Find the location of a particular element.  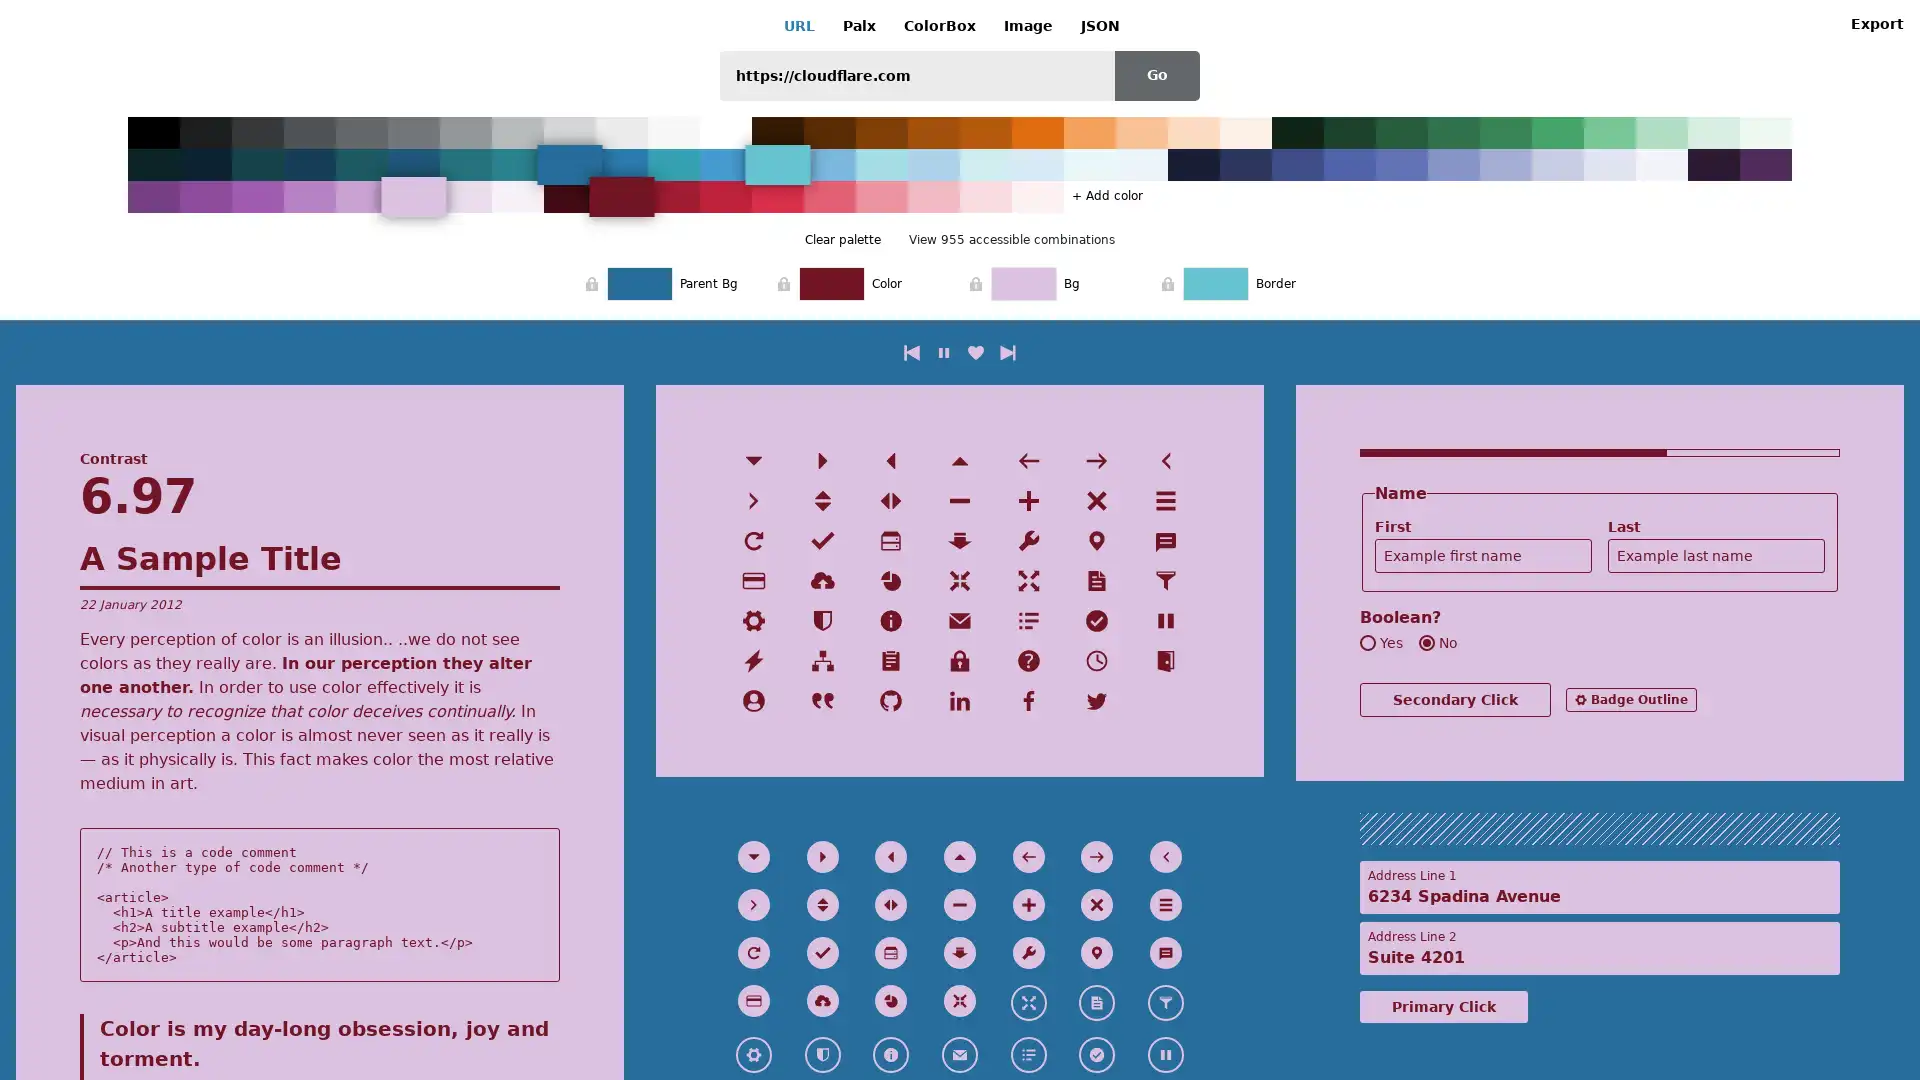

like current combination is located at coordinates (975, 350).